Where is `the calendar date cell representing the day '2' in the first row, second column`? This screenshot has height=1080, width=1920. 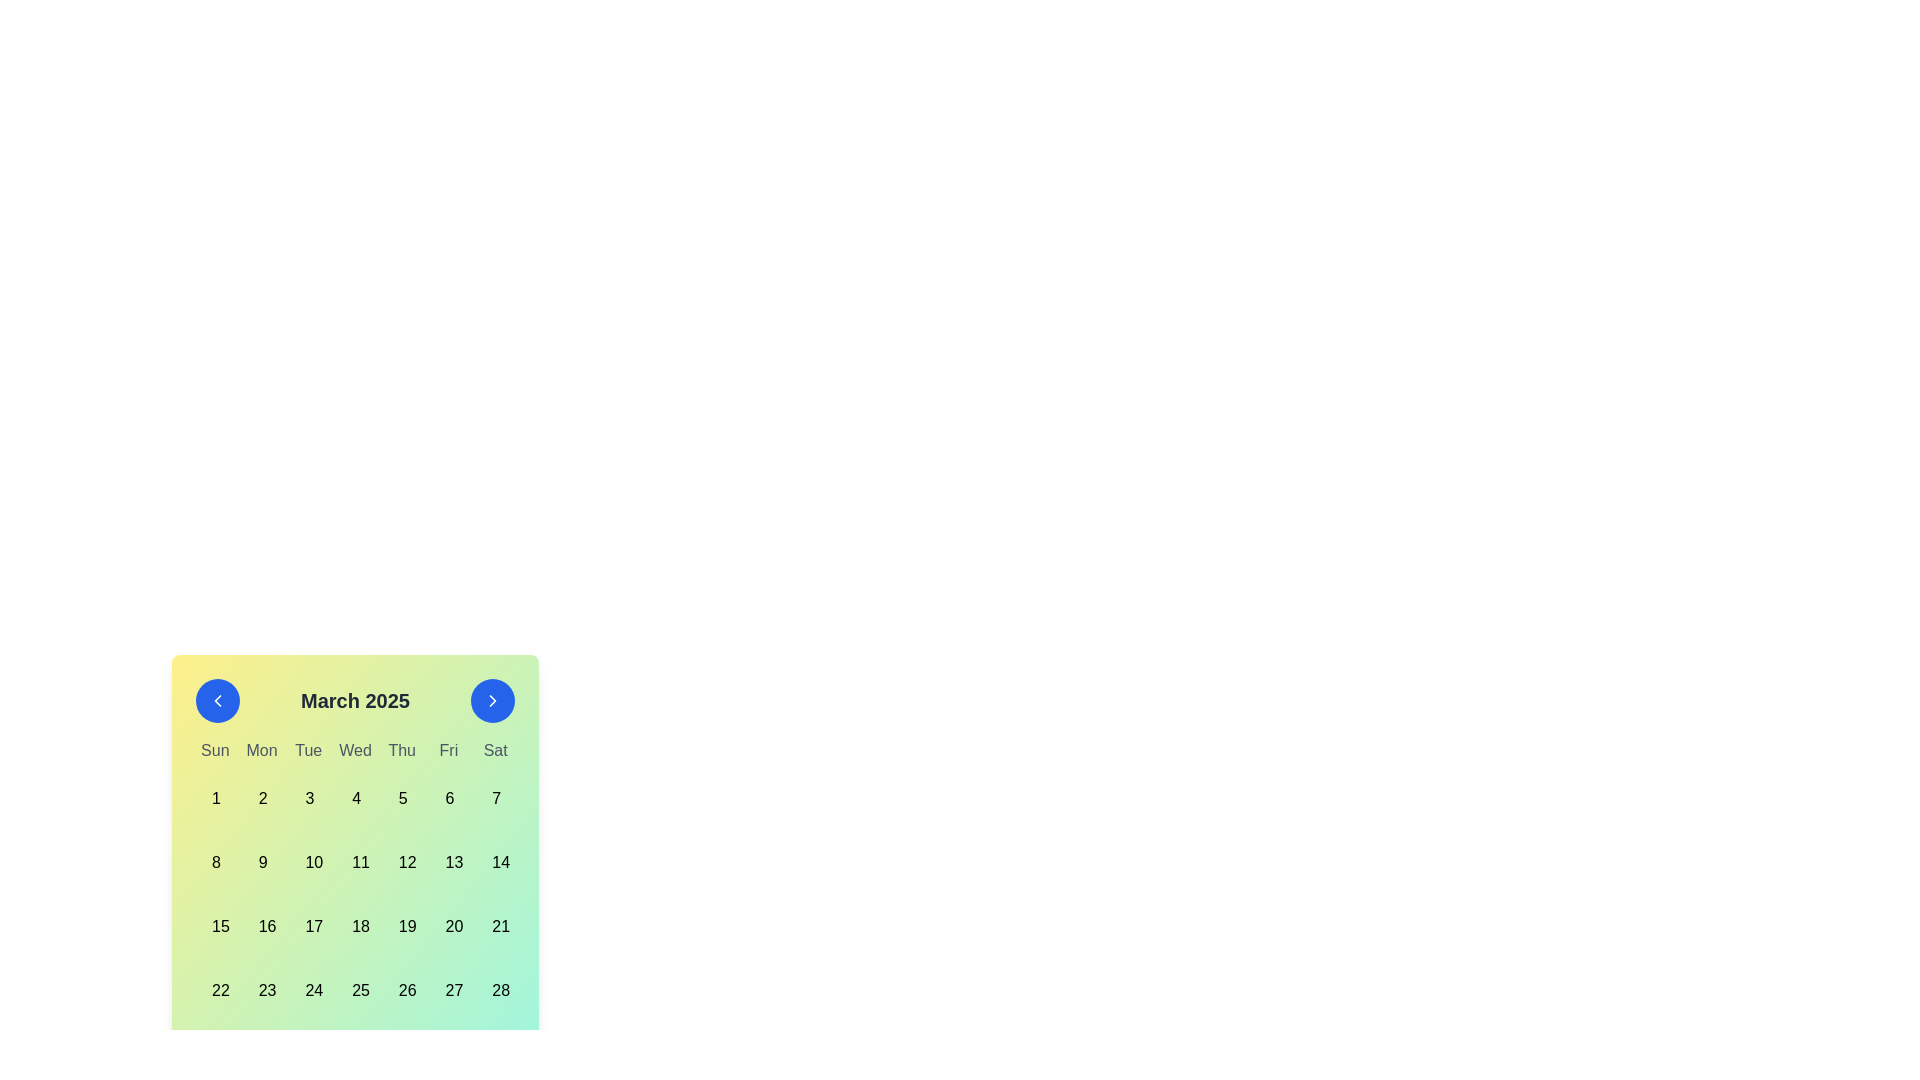
the calendar date cell representing the day '2' in the first row, second column is located at coordinates (261, 797).